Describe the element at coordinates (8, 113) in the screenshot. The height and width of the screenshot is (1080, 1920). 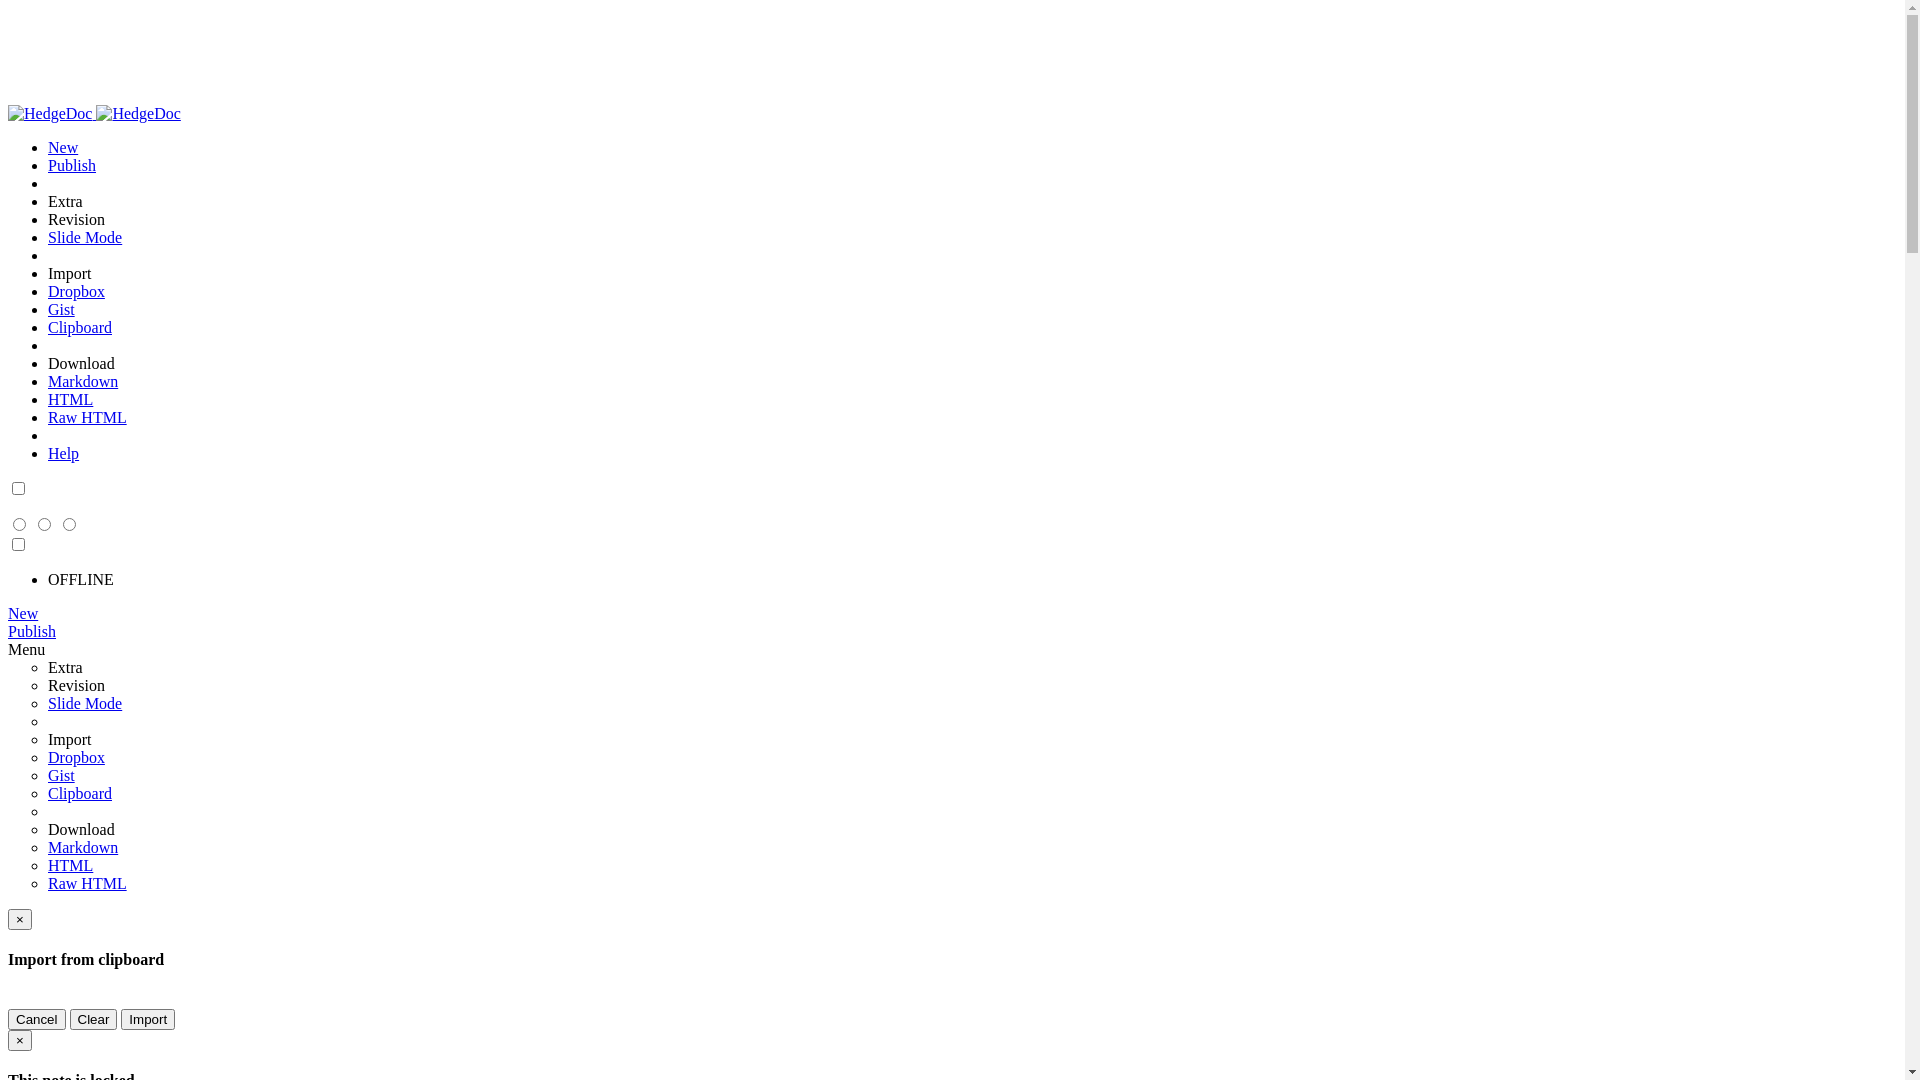
I see `'HedgeDoc'` at that location.